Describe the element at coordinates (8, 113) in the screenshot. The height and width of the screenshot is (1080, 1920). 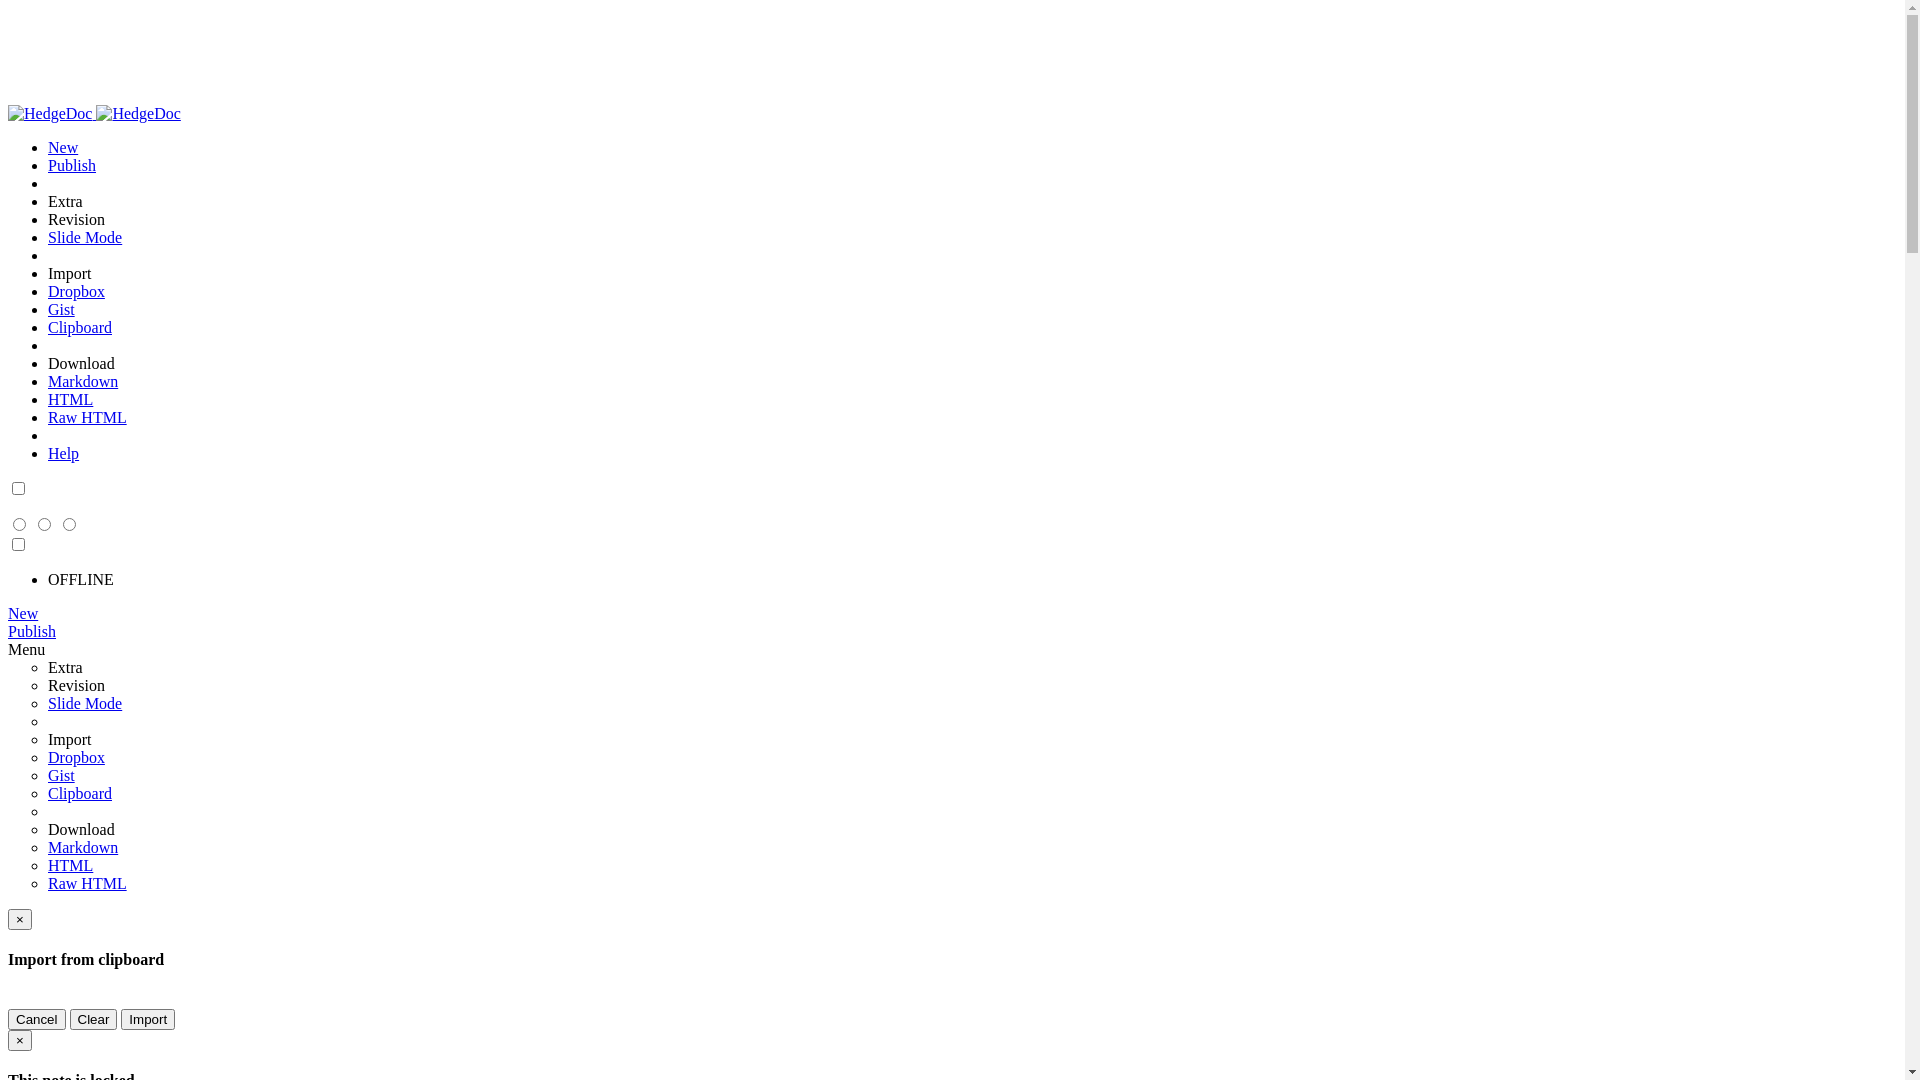
I see `'HedgeDoc'` at that location.